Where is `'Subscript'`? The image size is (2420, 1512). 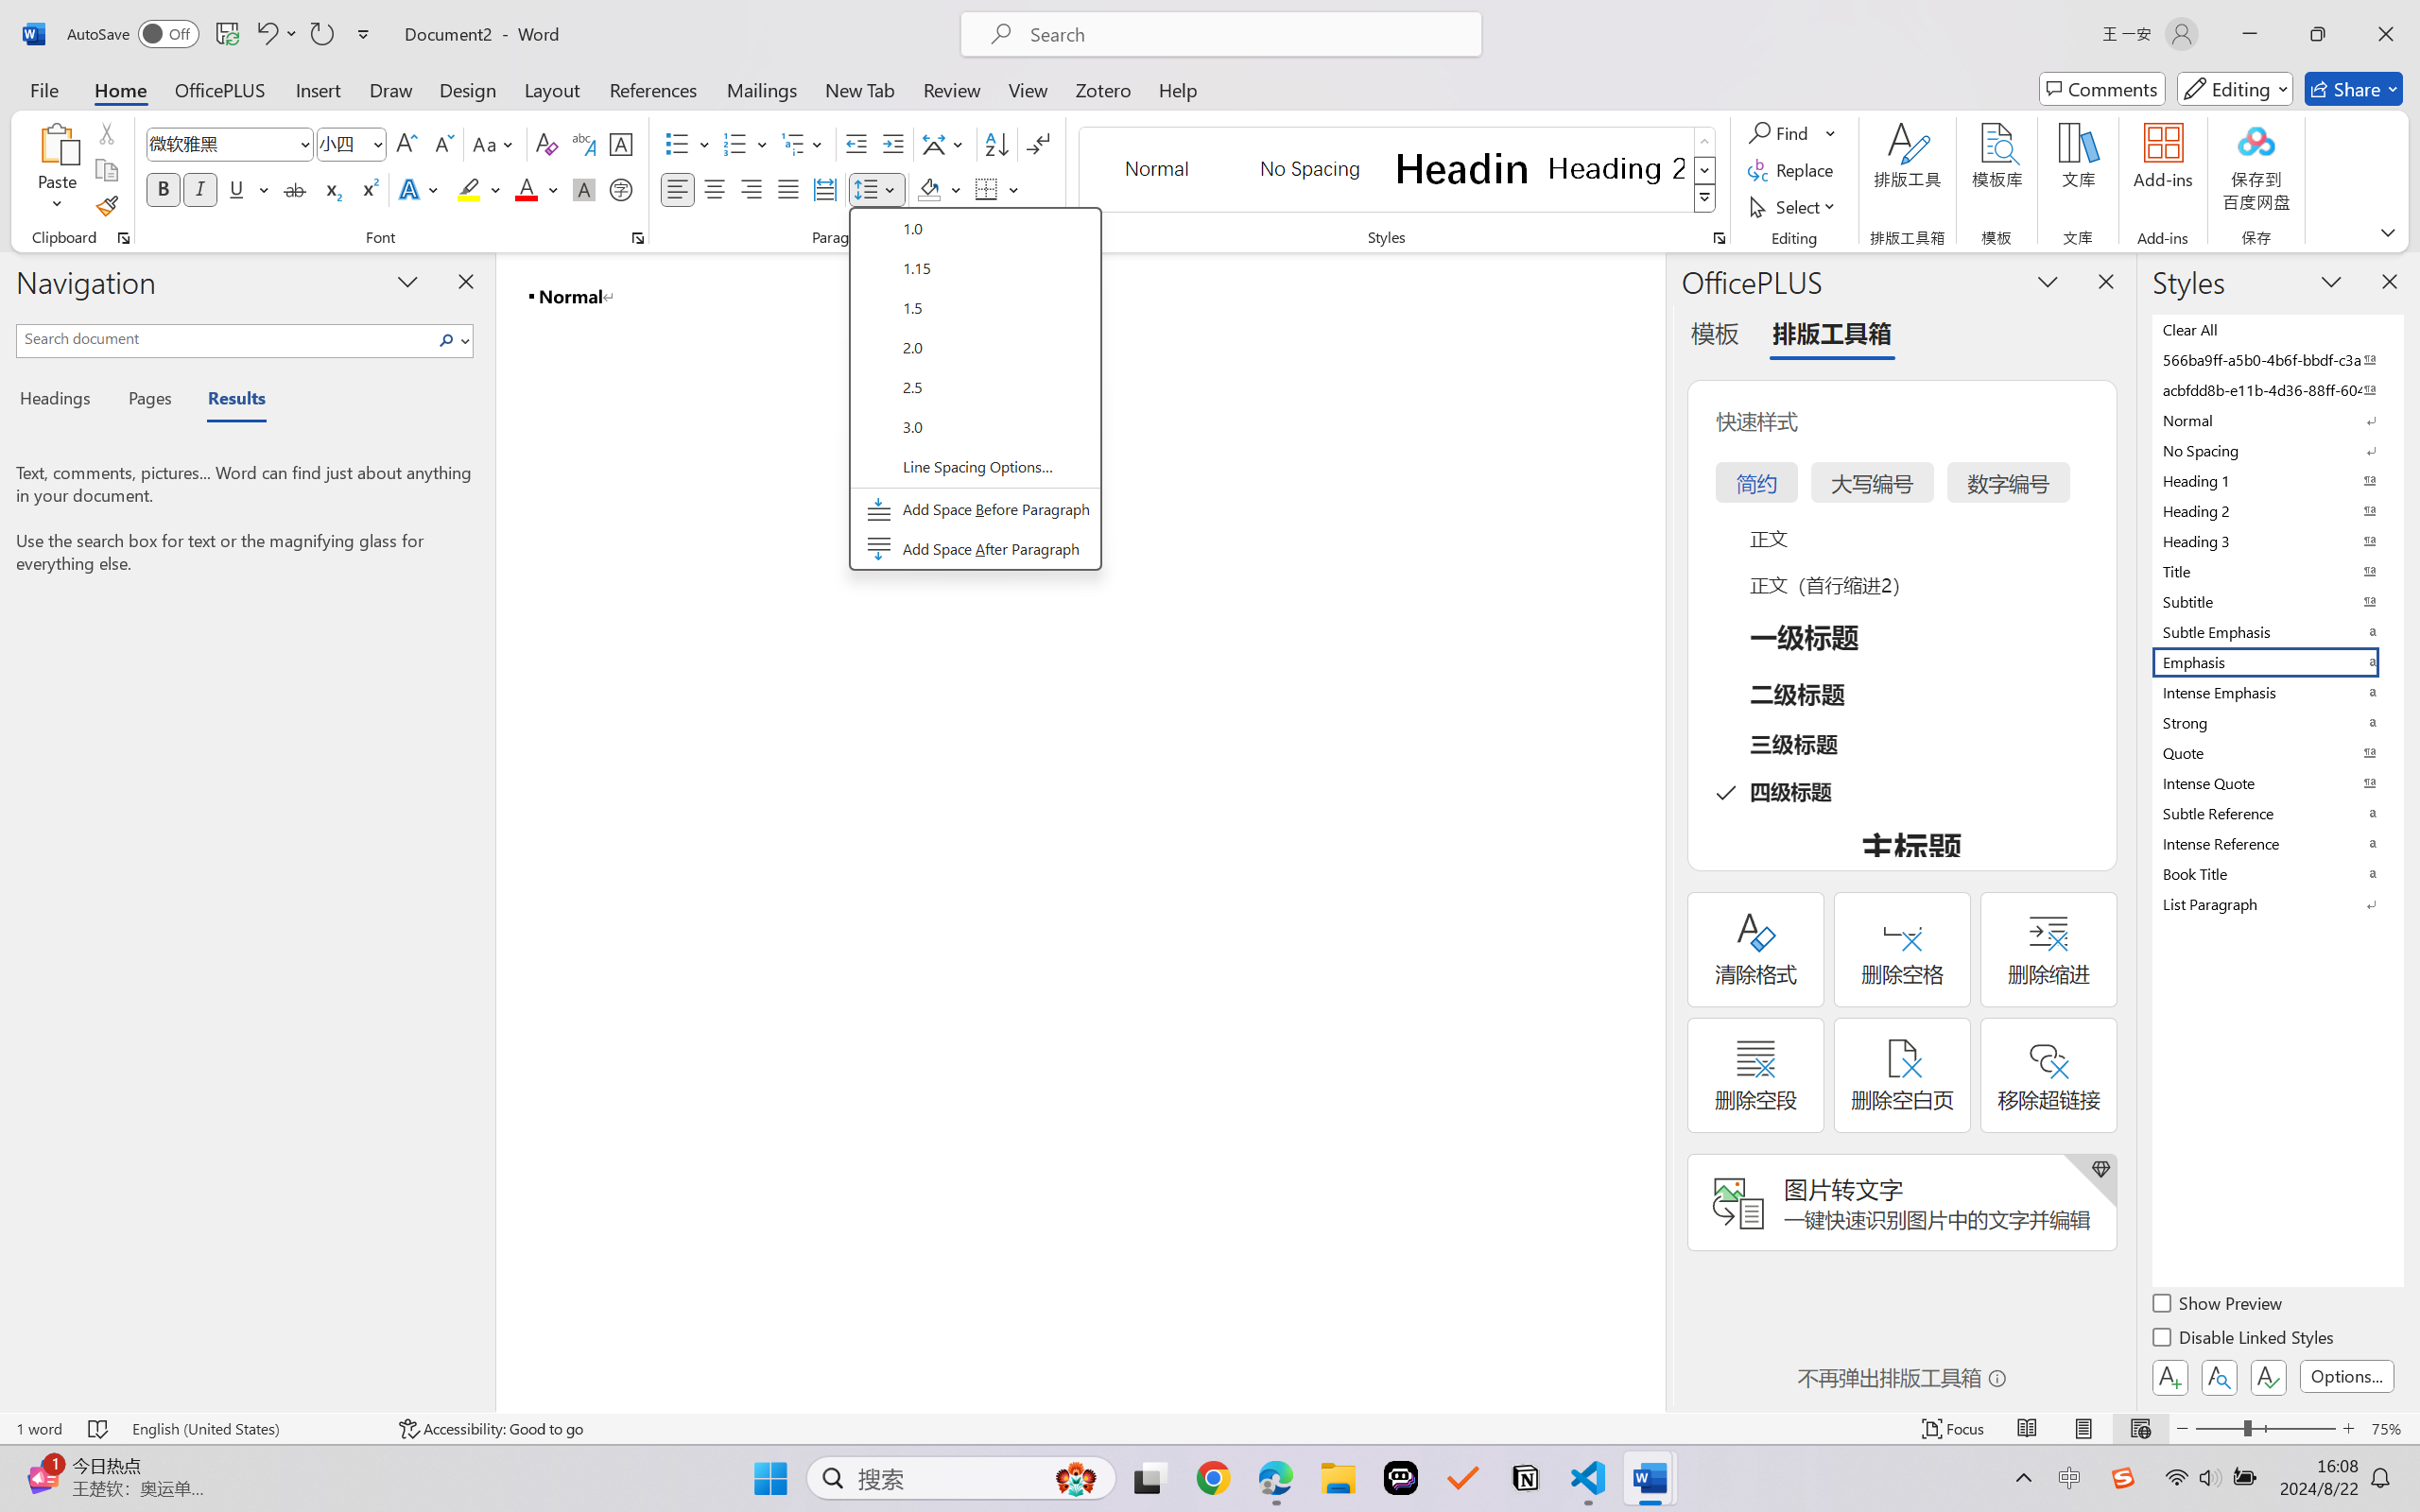
'Subscript' is located at coordinates (330, 188).